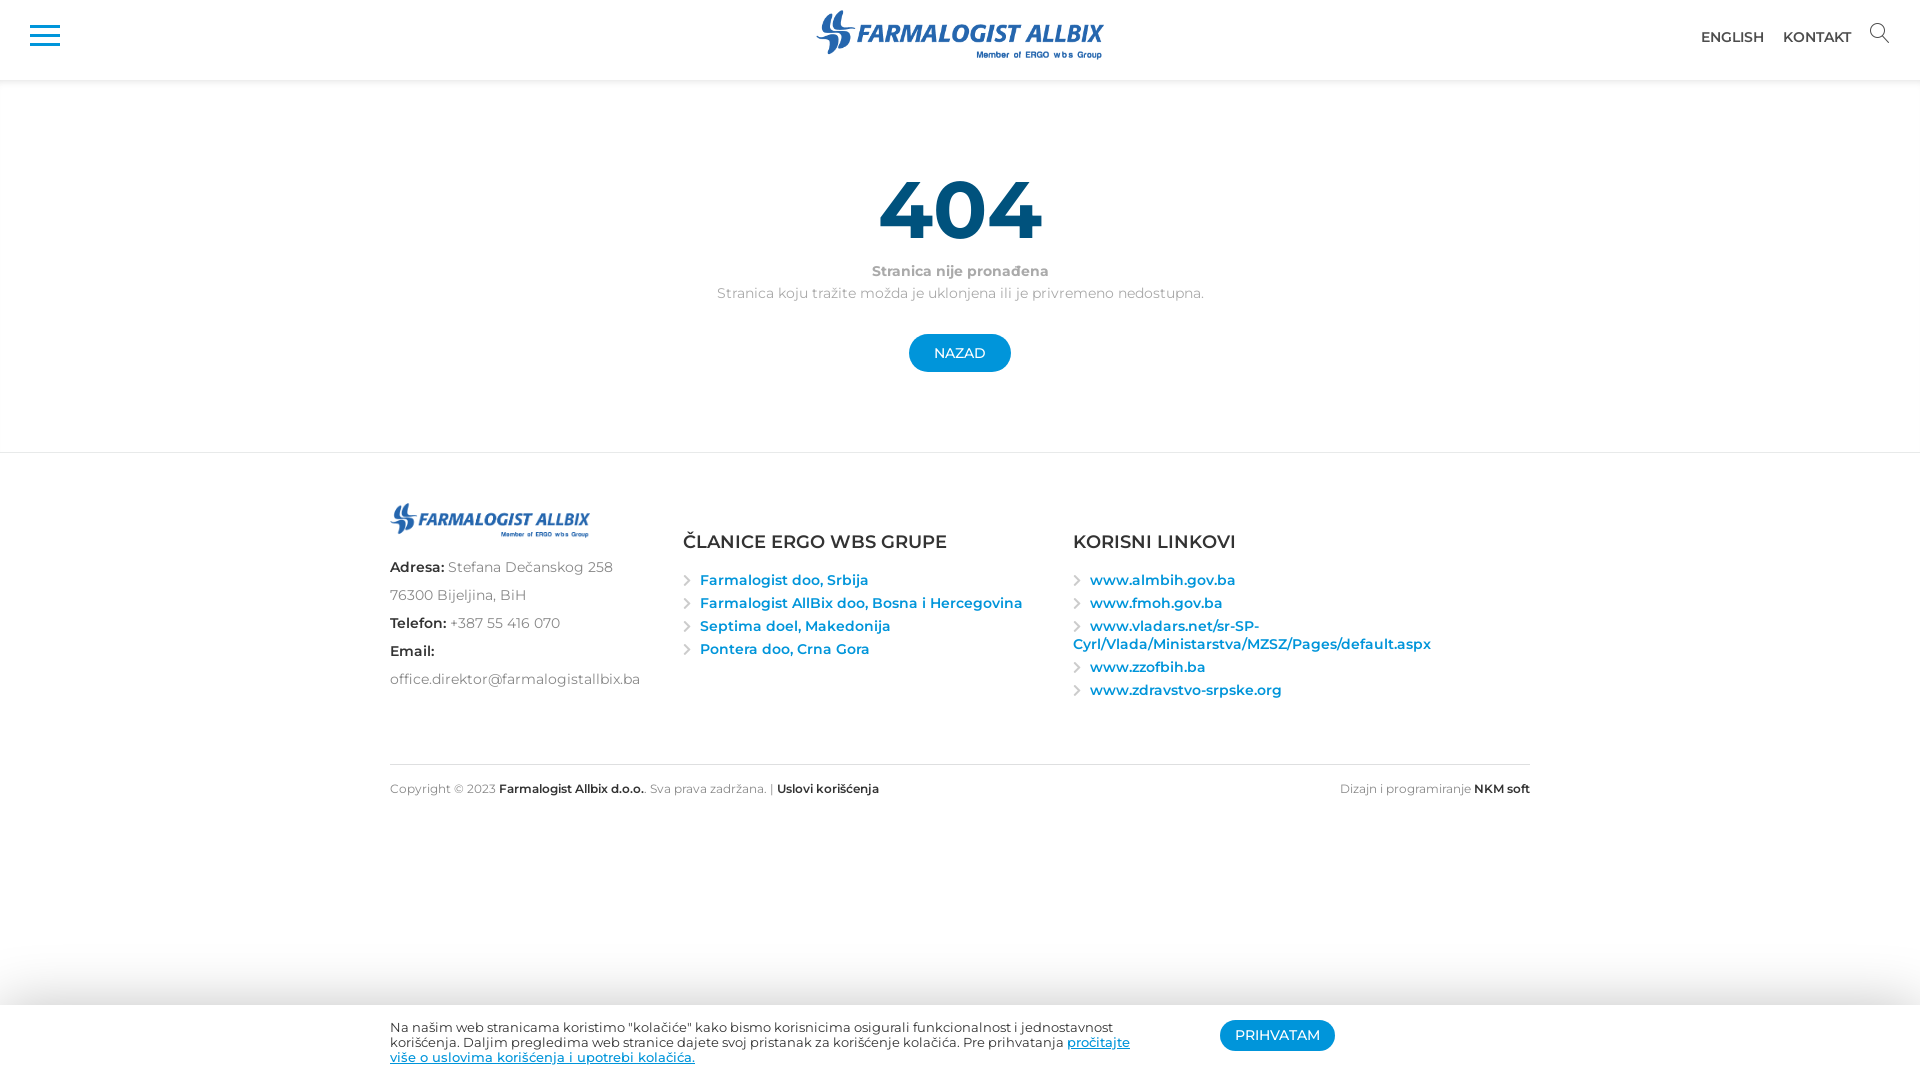 The width and height of the screenshot is (1920, 1080). Describe the element at coordinates (794, 624) in the screenshot. I see `'Septima doel, Makedonija'` at that location.